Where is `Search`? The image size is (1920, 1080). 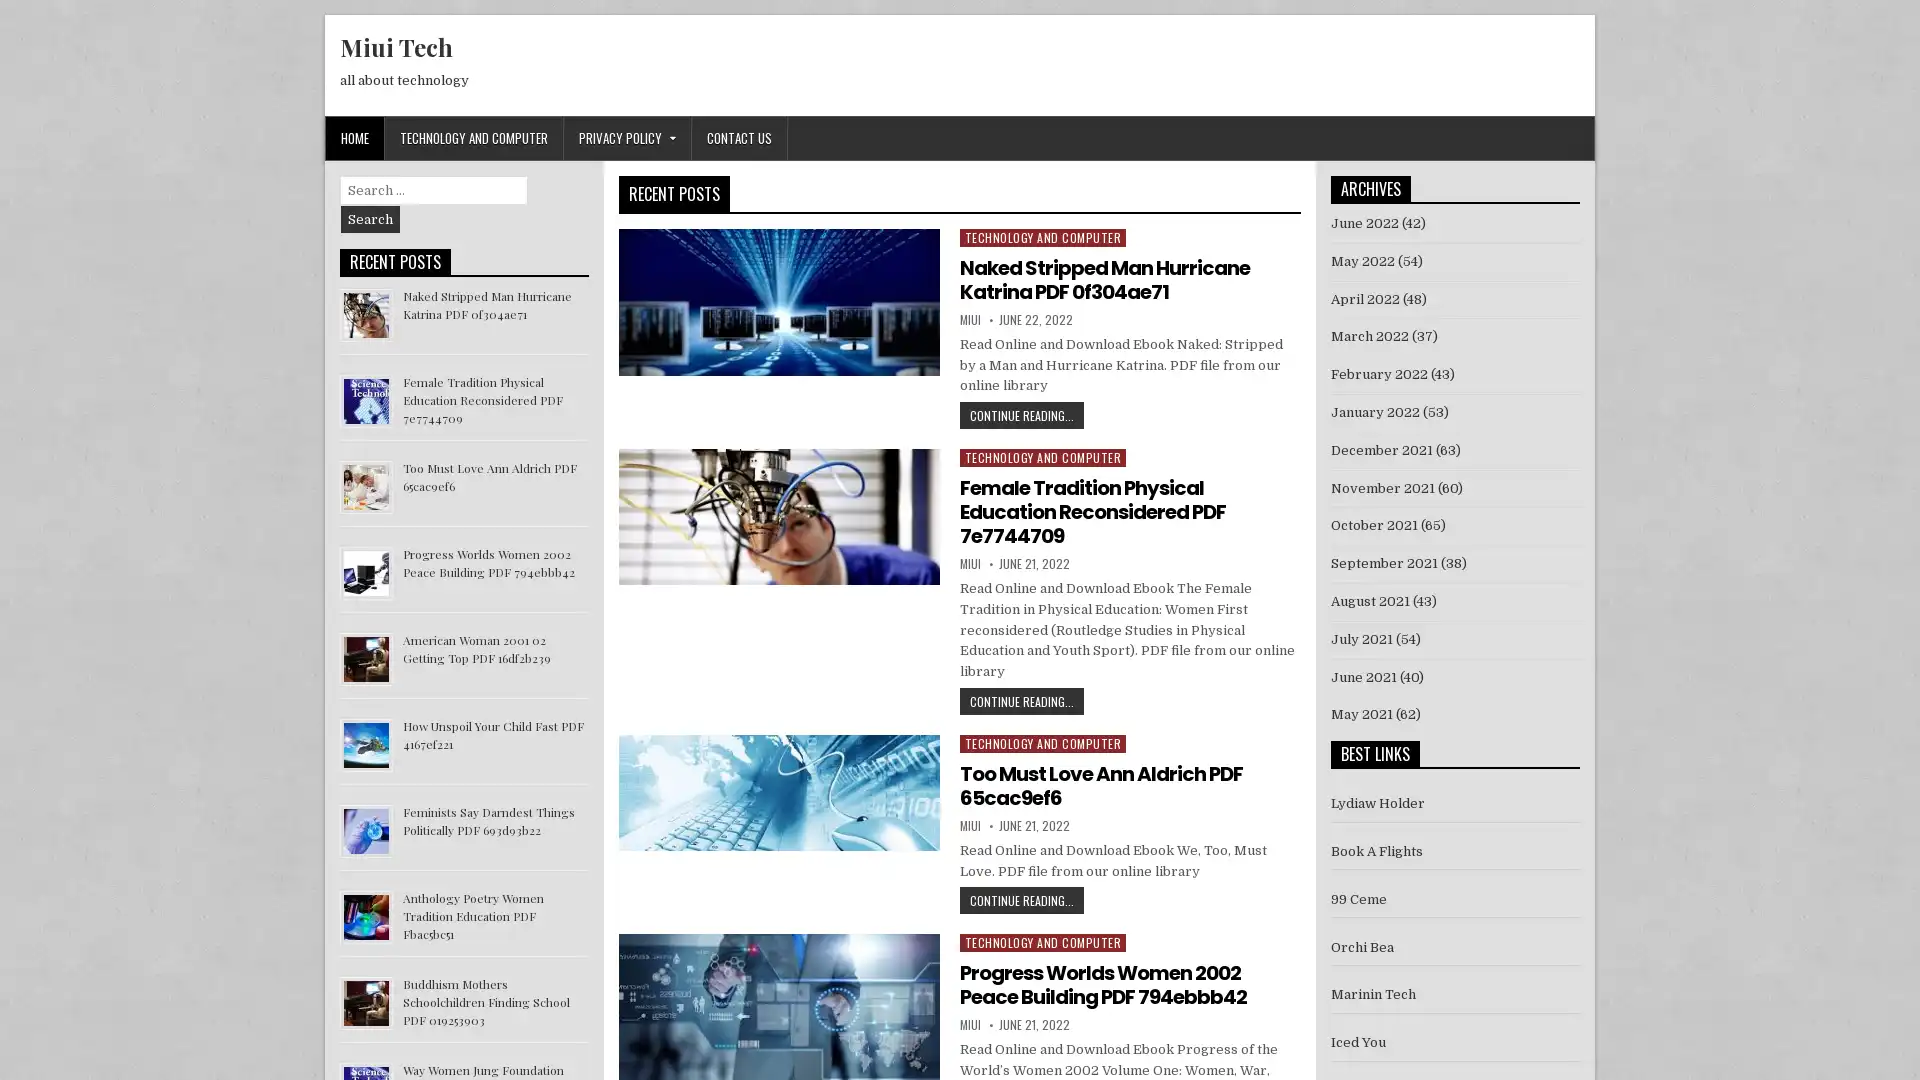
Search is located at coordinates (370, 219).